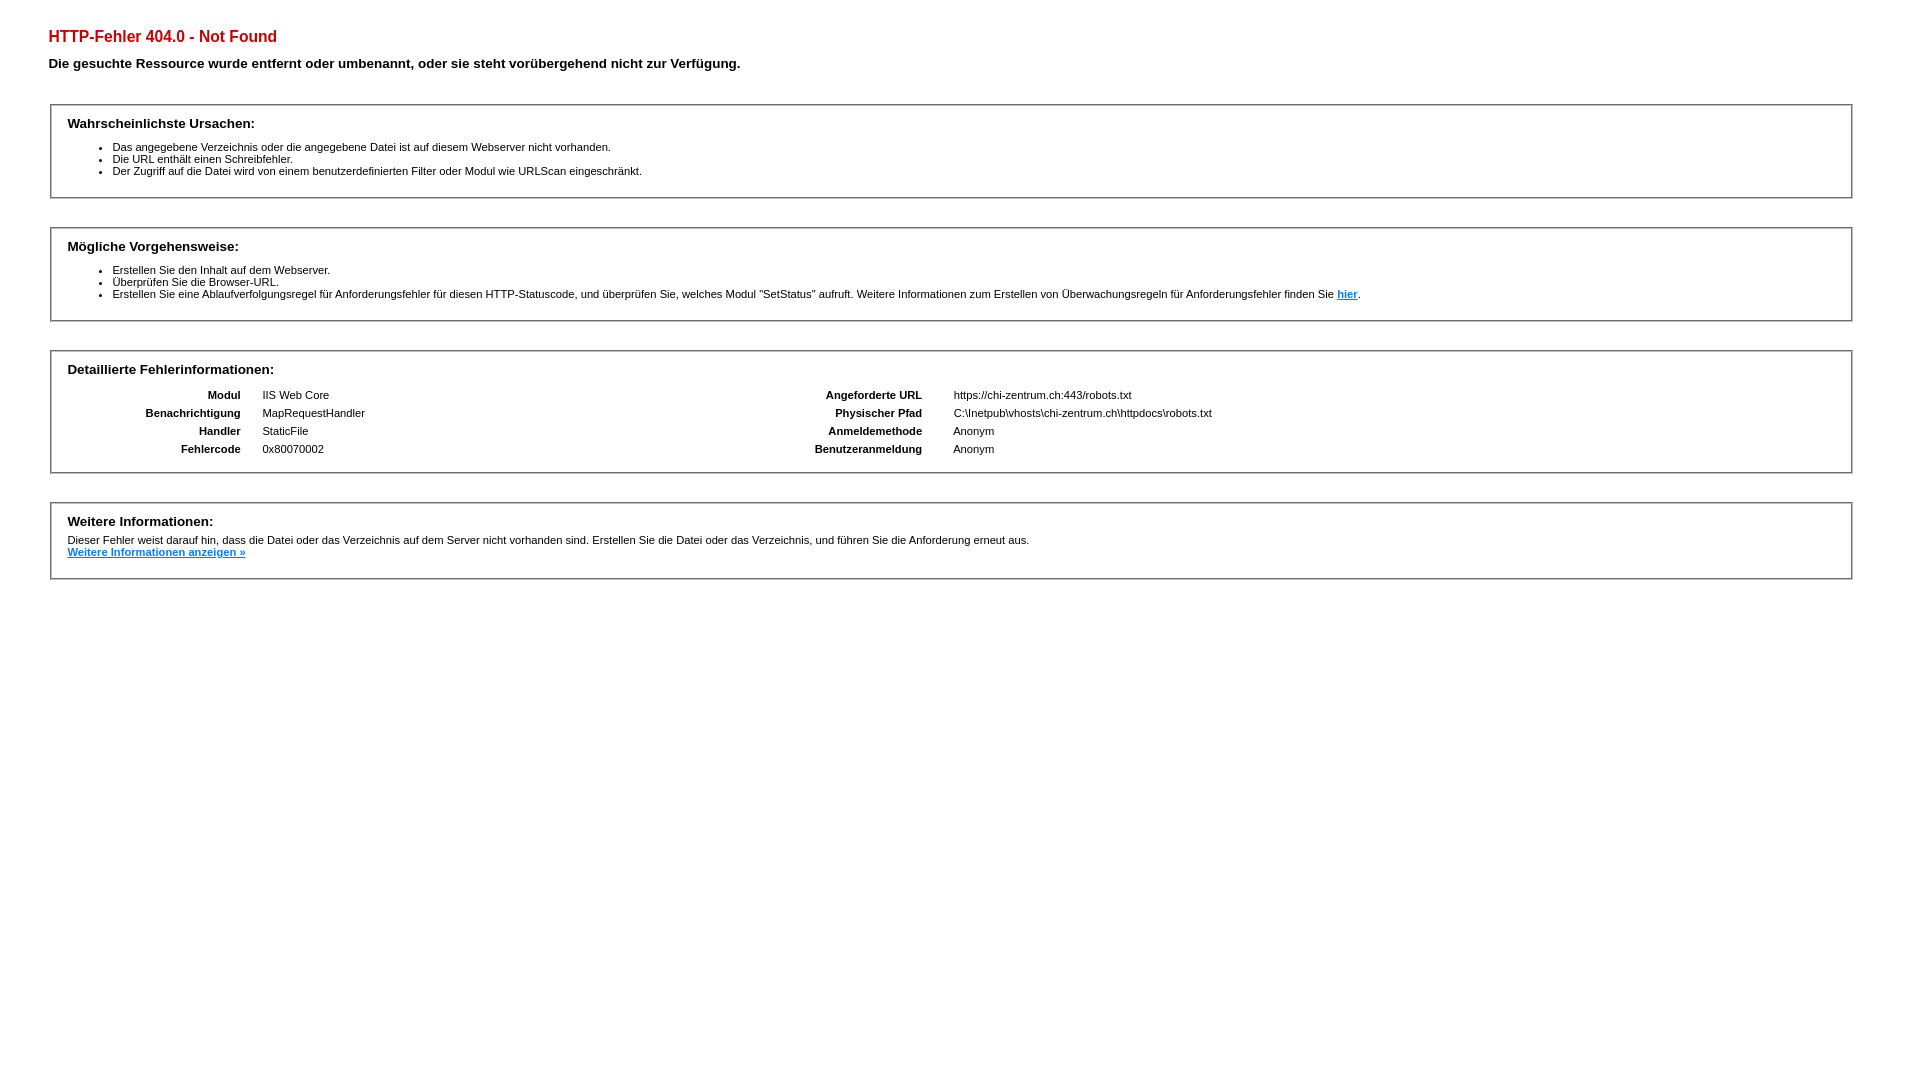 The width and height of the screenshot is (1920, 1080). What do you see at coordinates (1347, 293) in the screenshot?
I see `'hier'` at bounding box center [1347, 293].